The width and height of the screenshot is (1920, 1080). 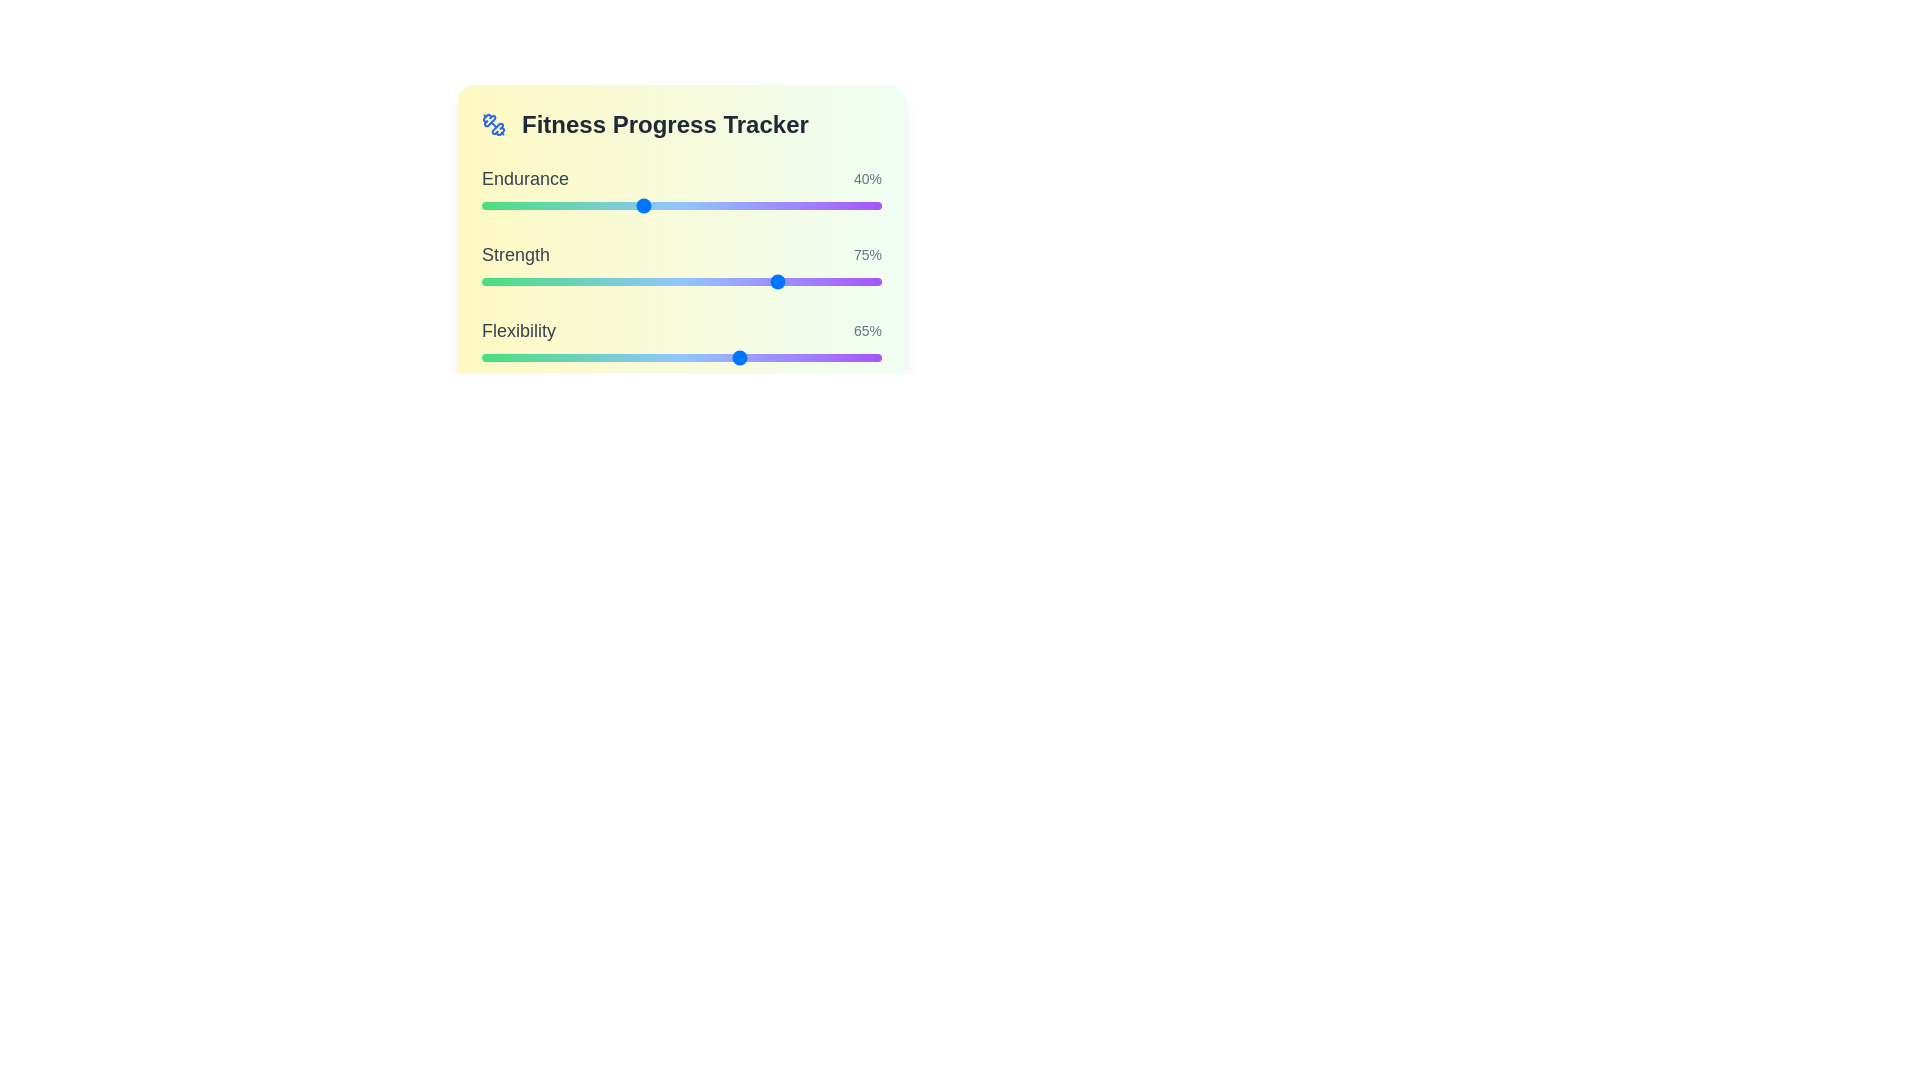 What do you see at coordinates (516, 253) in the screenshot?
I see `the 'Strength' text label, which is styled with a medium font weight, gray color, and capitalized text, located in the 'Fitness Progress Tracker' widget above the strength progress bar` at bounding box center [516, 253].